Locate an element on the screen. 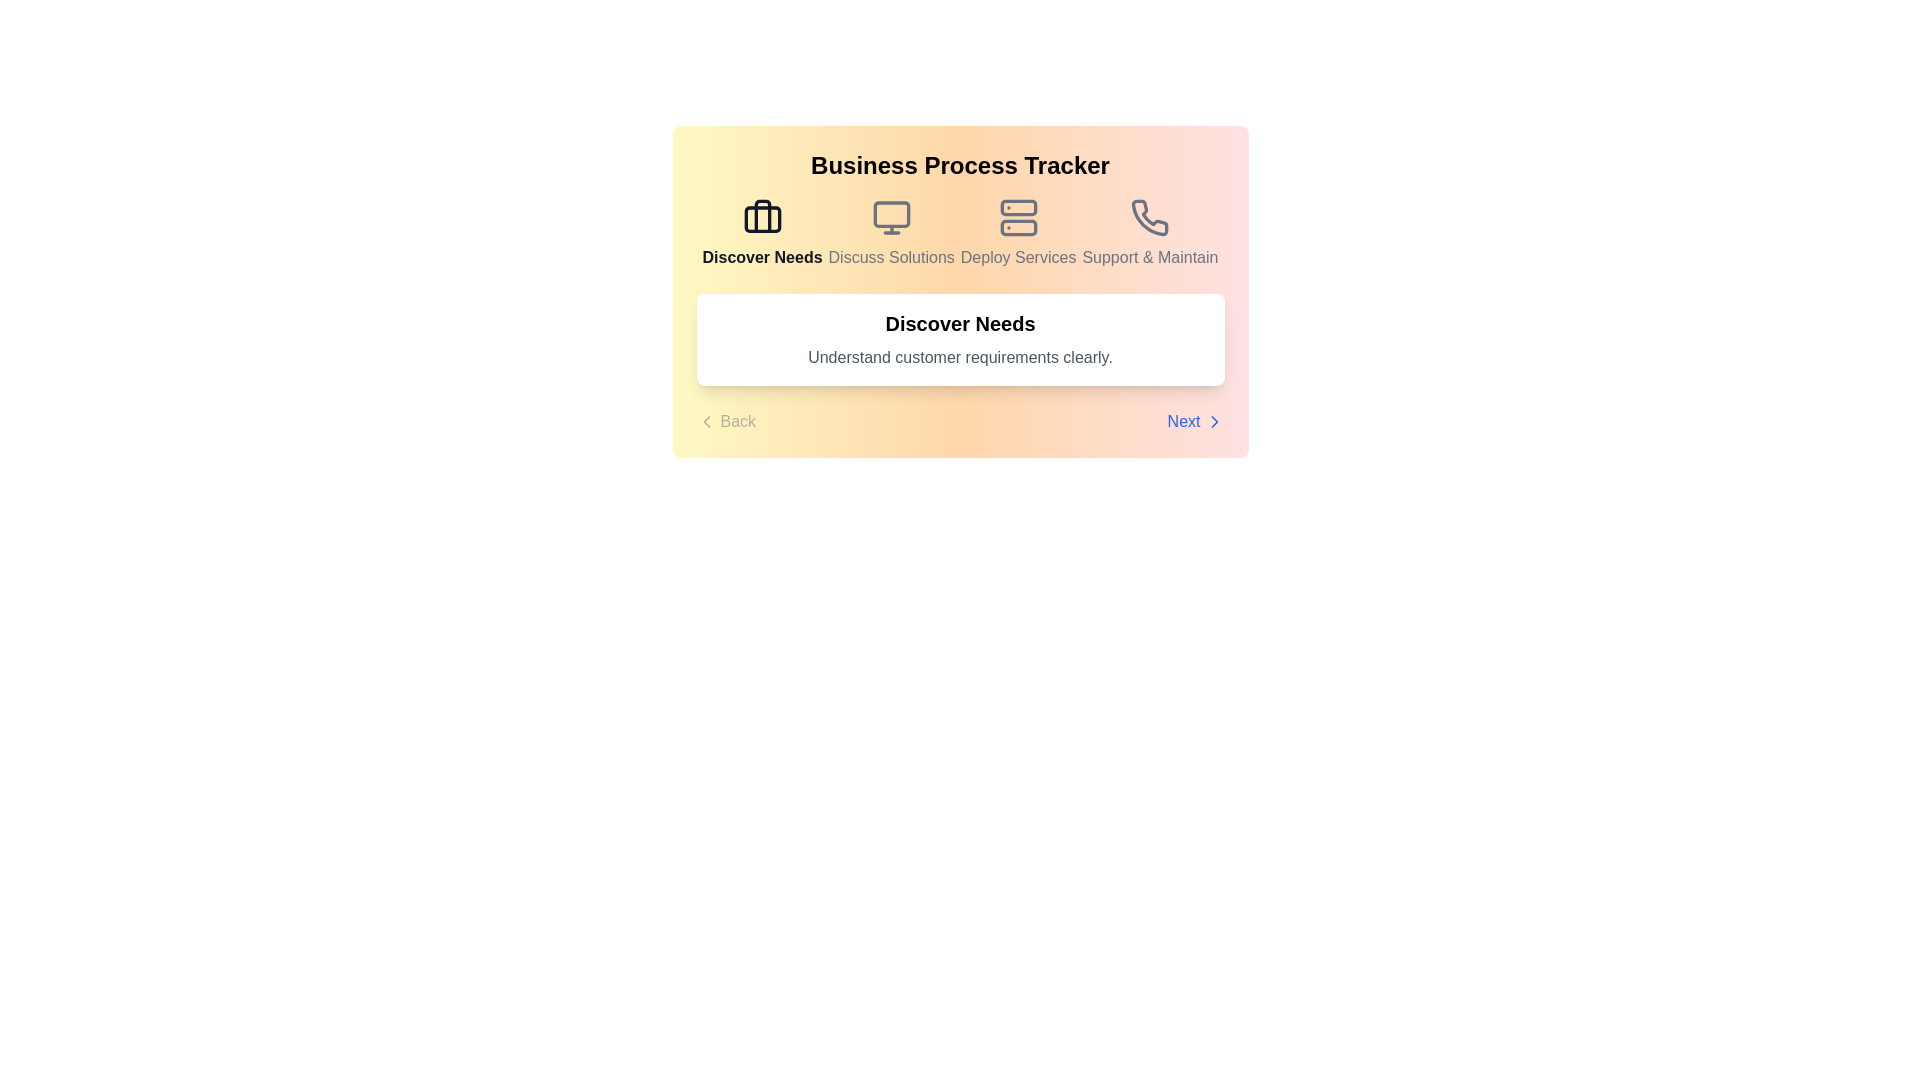 The width and height of the screenshot is (1920, 1080). the step icon for Support & Maintain is located at coordinates (1150, 233).